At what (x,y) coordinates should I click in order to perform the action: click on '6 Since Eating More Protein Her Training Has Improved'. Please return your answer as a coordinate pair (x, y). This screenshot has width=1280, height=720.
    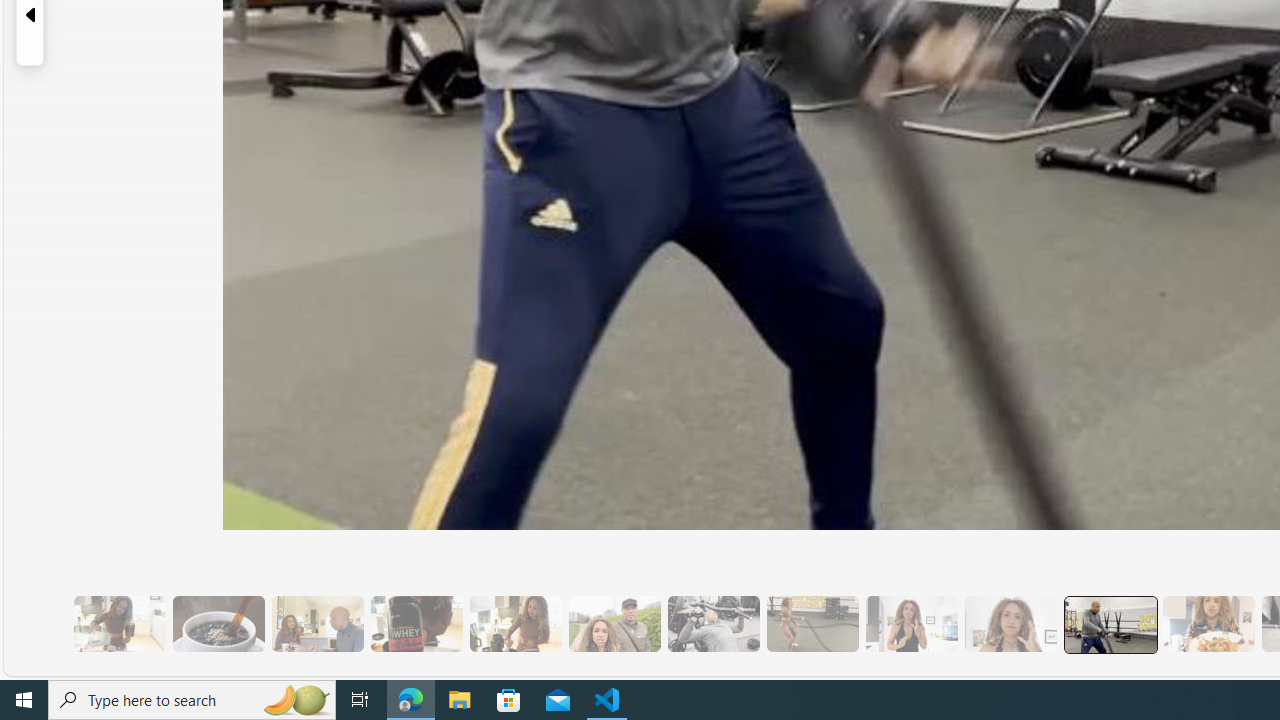
    Looking at the image, I should click on (415, 623).